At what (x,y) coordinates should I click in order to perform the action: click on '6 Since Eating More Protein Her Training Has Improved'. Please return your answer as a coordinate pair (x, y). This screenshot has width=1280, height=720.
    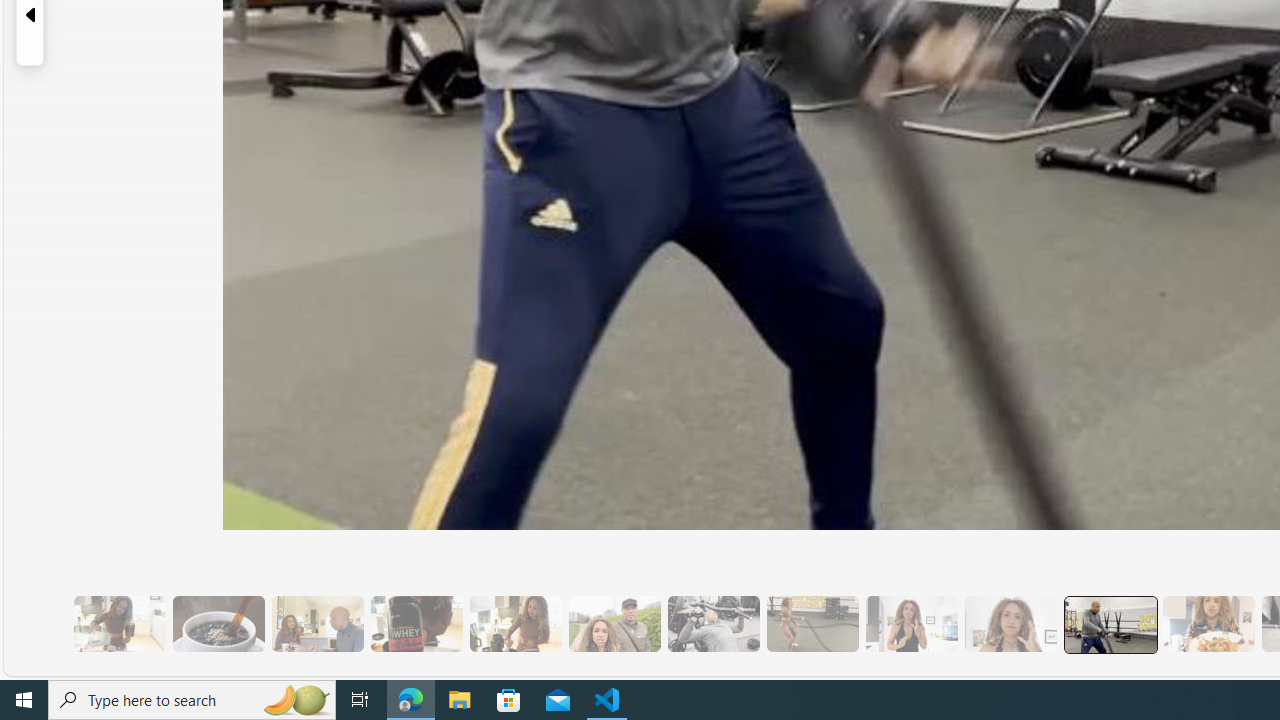
    Looking at the image, I should click on (415, 623).